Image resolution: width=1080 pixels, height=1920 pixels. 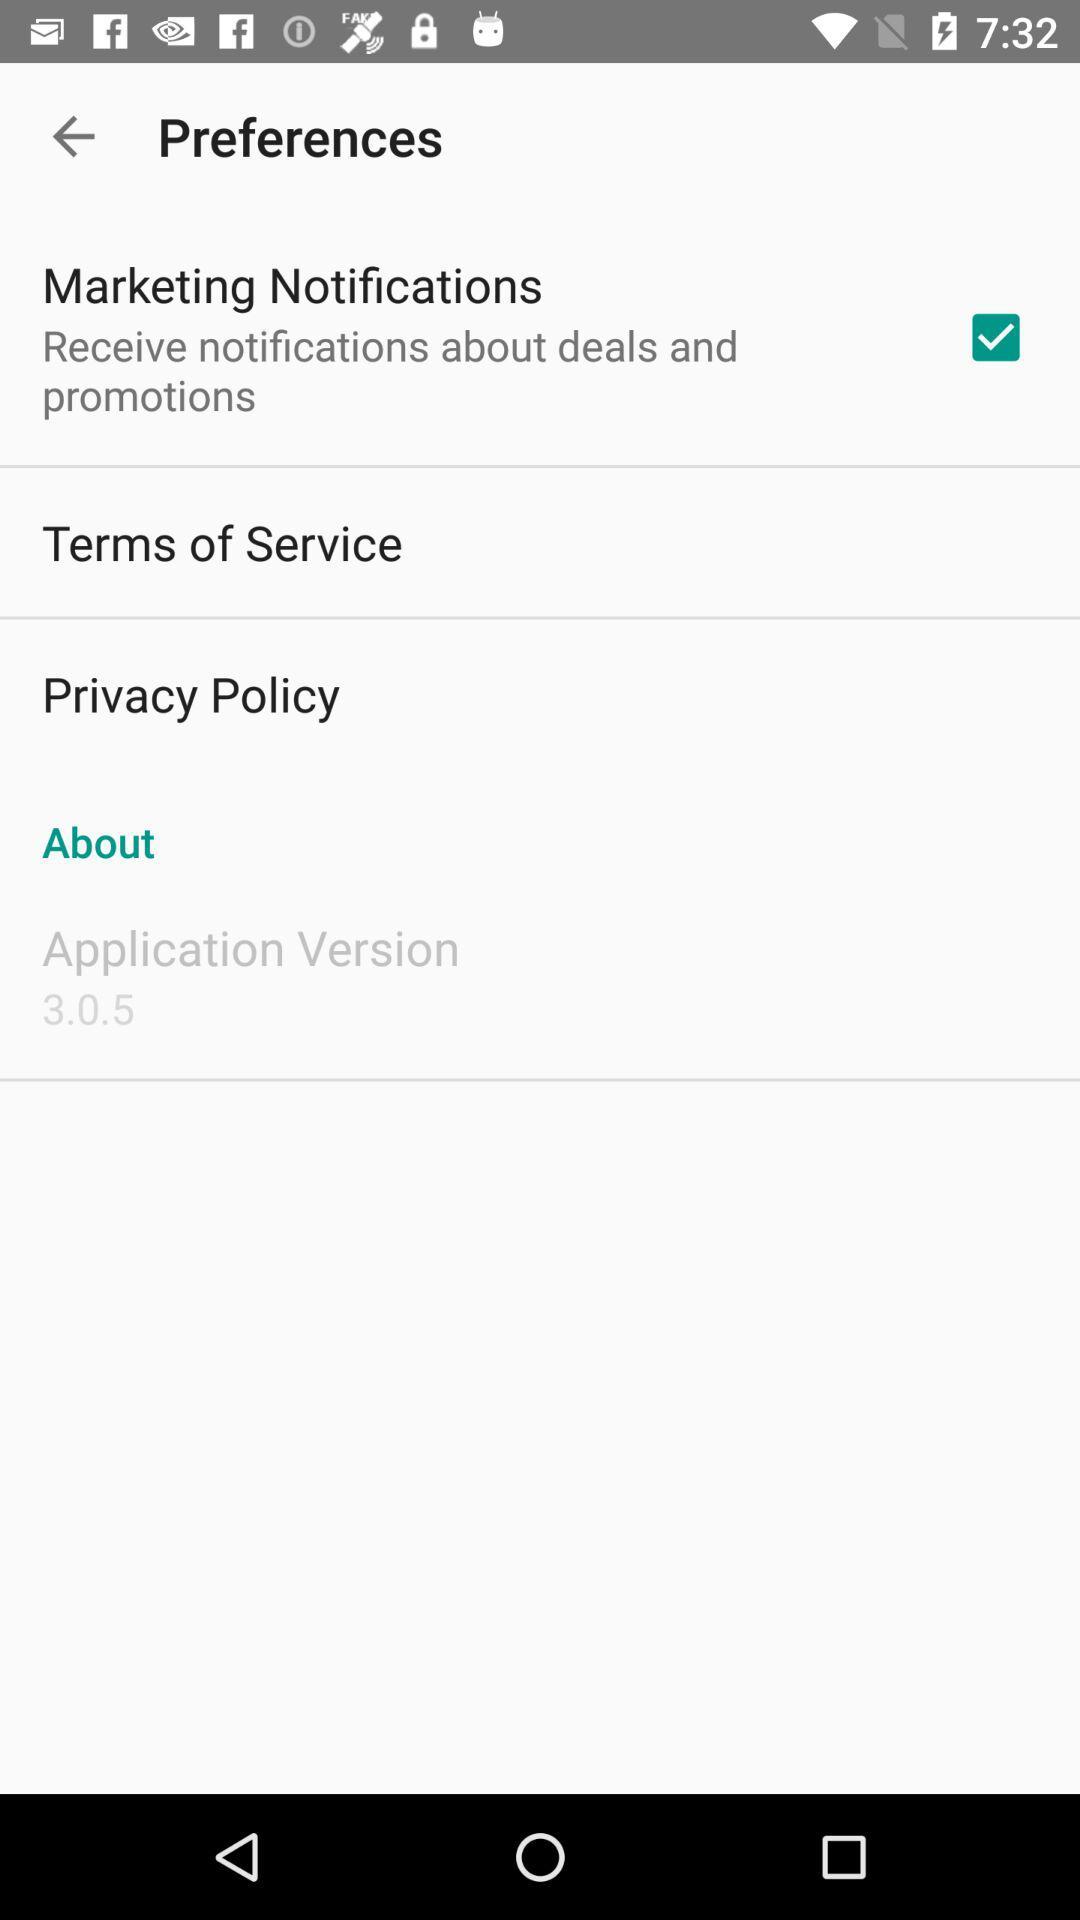 What do you see at coordinates (222, 542) in the screenshot?
I see `terms of service item` at bounding box center [222, 542].